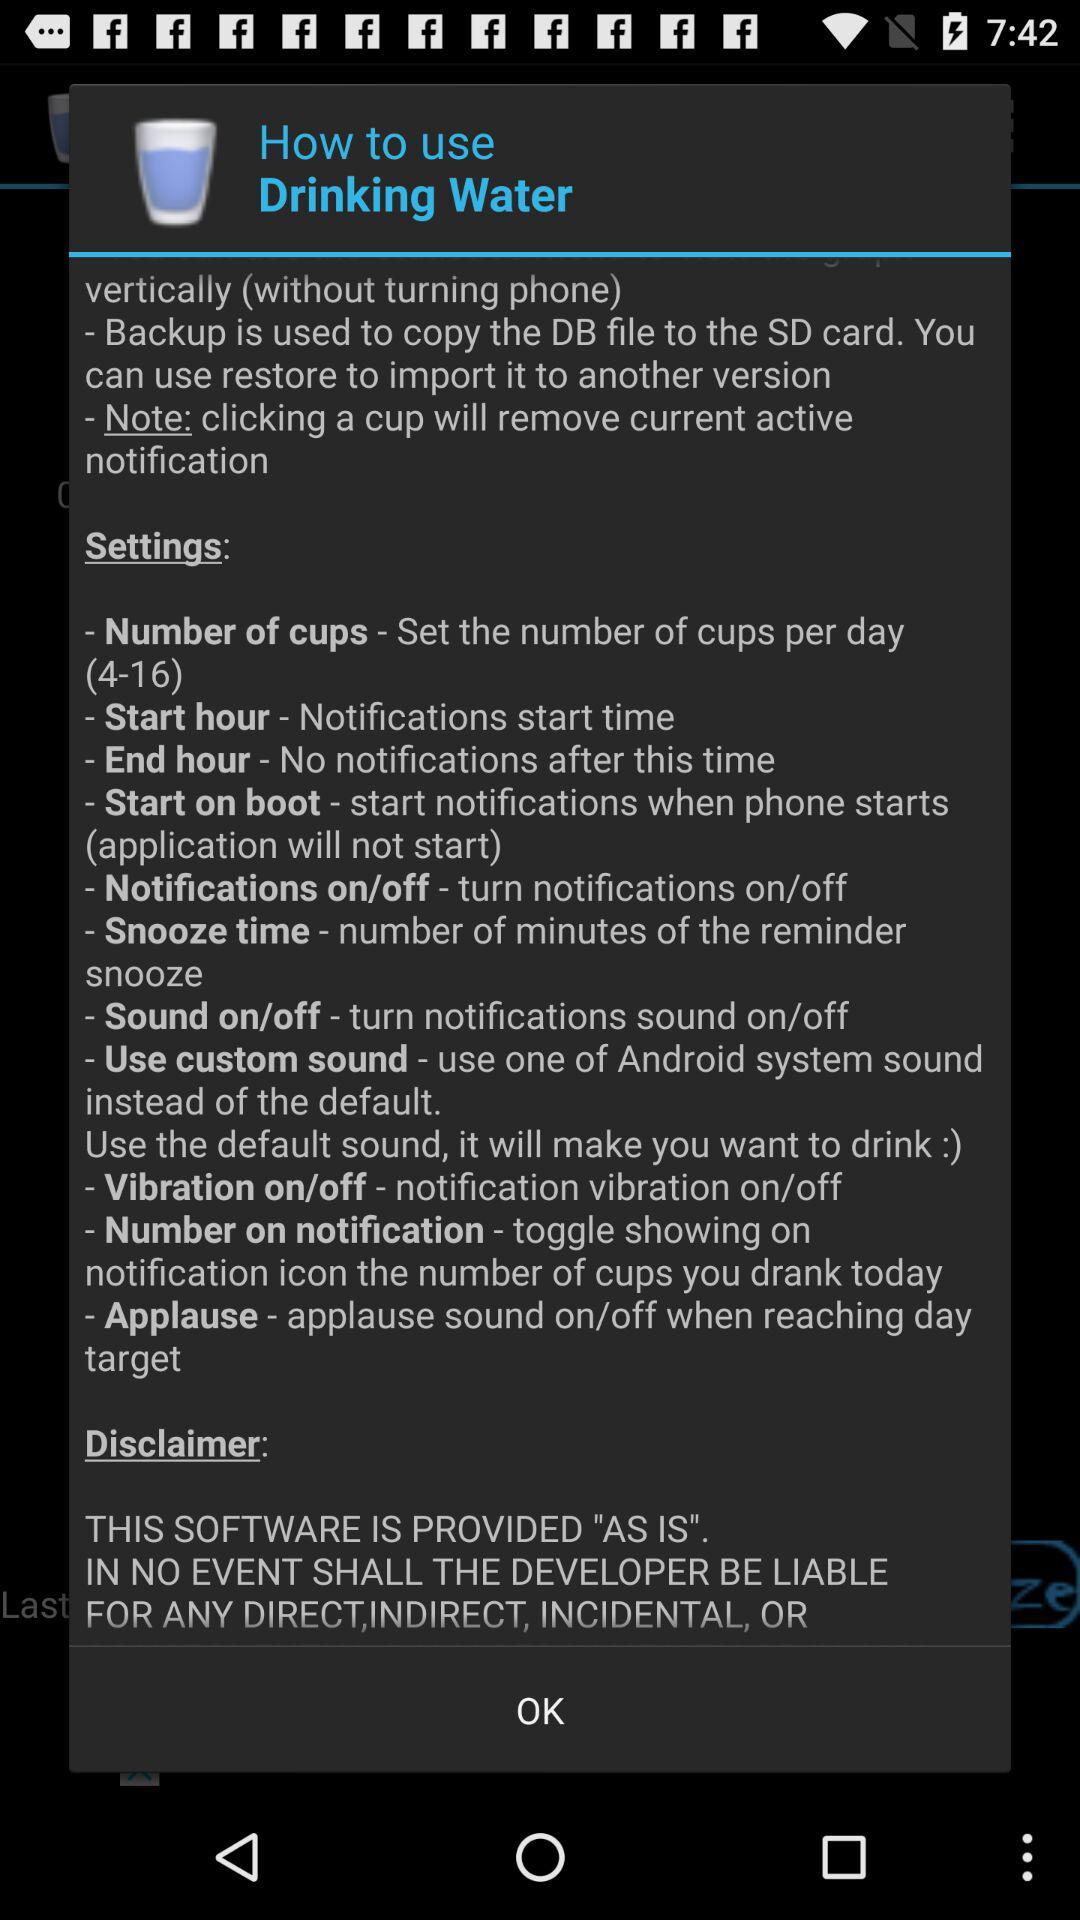  Describe the element at coordinates (540, 1708) in the screenshot. I see `button at the bottom` at that location.